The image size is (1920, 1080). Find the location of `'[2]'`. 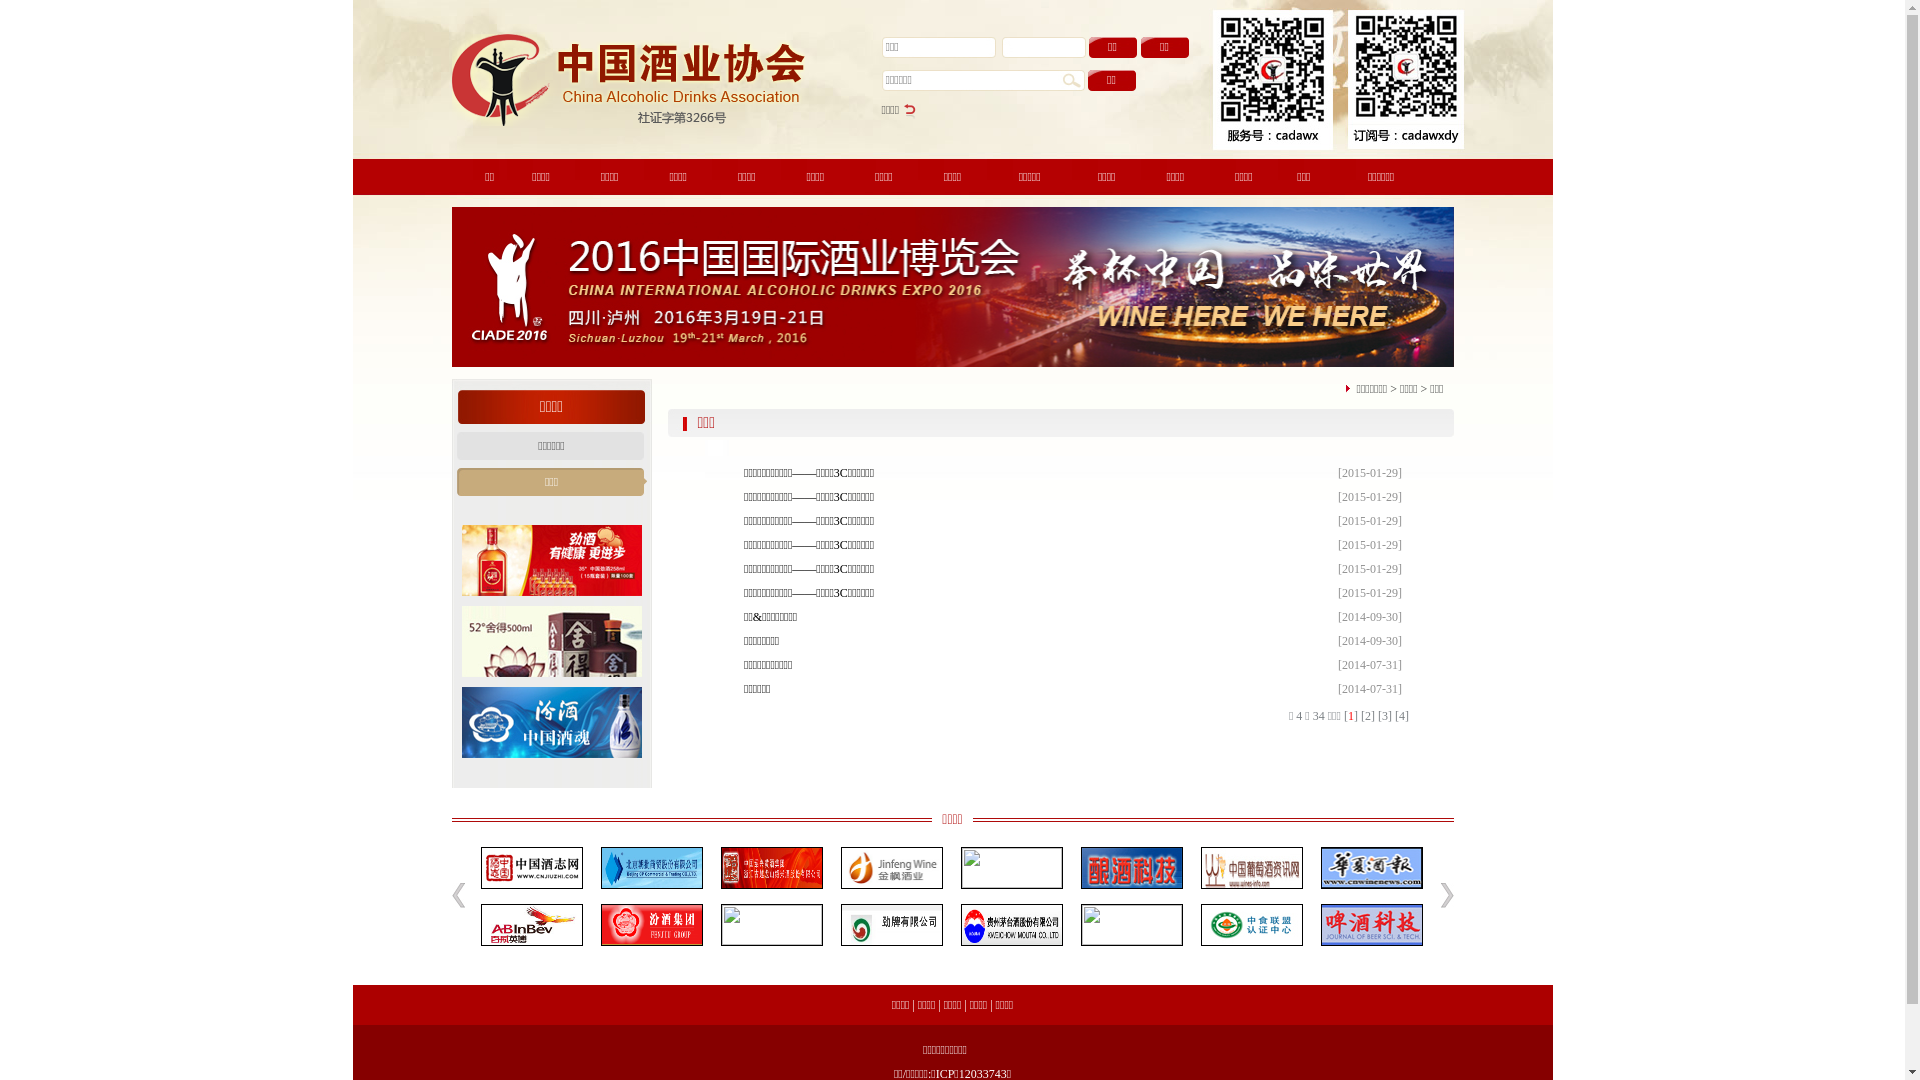

'[2]' is located at coordinates (1367, 715).